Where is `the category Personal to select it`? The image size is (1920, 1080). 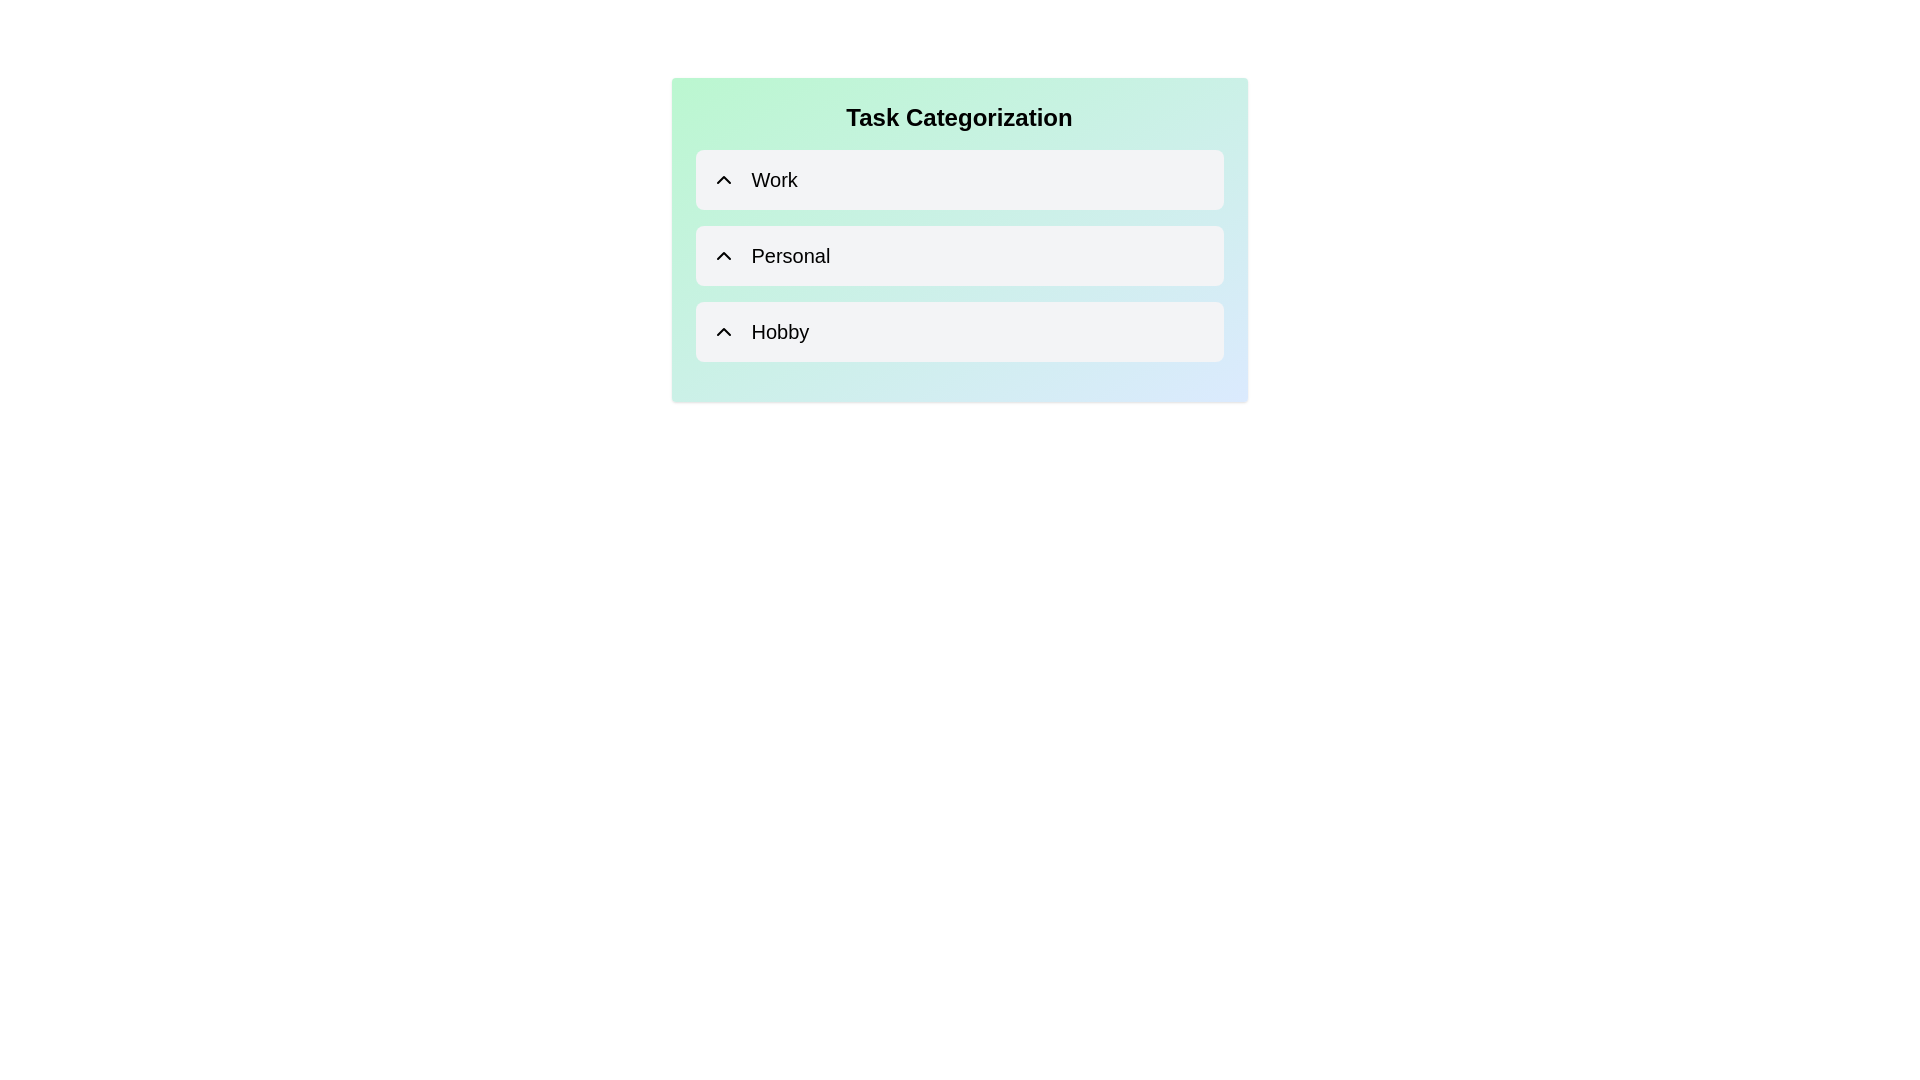 the category Personal to select it is located at coordinates (958, 254).